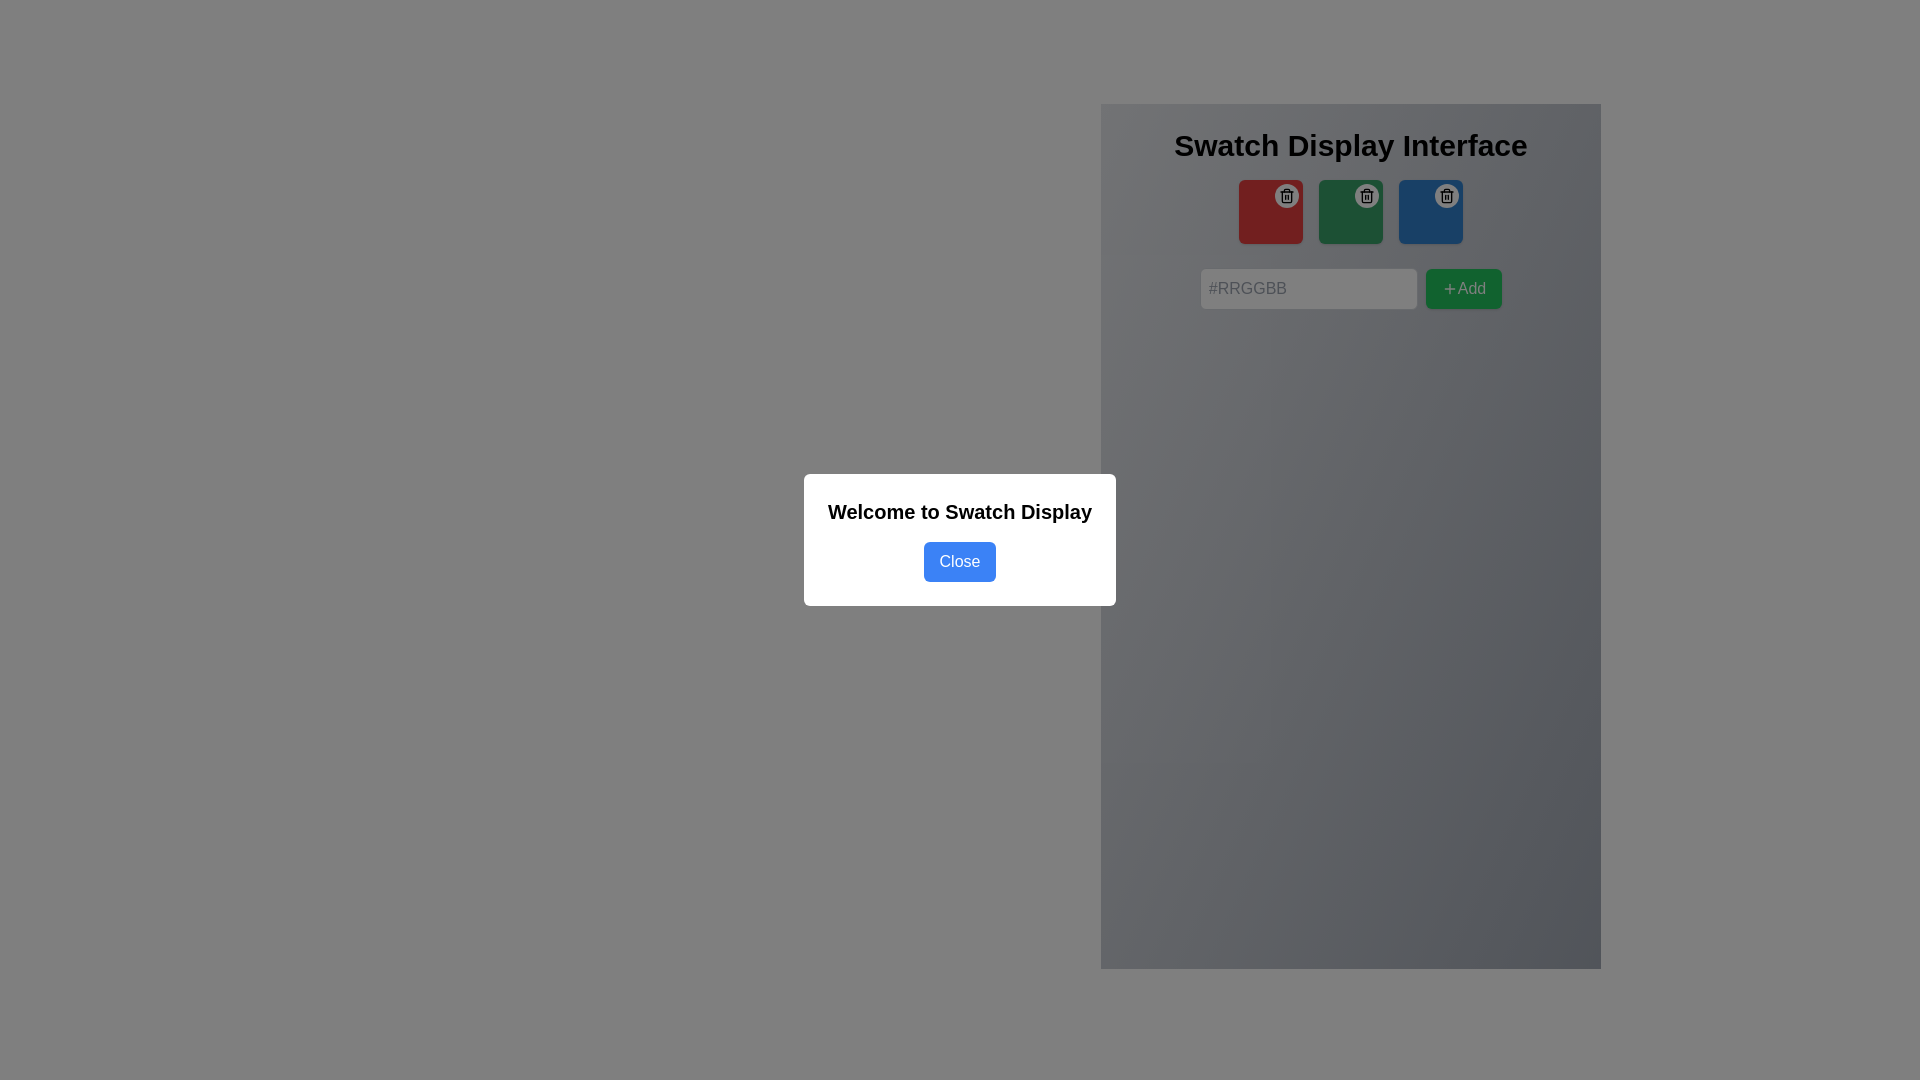 The image size is (1920, 1080). I want to click on the heading 'Welcome to Swatch Display', which is styled in bold and positioned prominently within a white modal box above the blue 'Close' button, so click(960, 511).